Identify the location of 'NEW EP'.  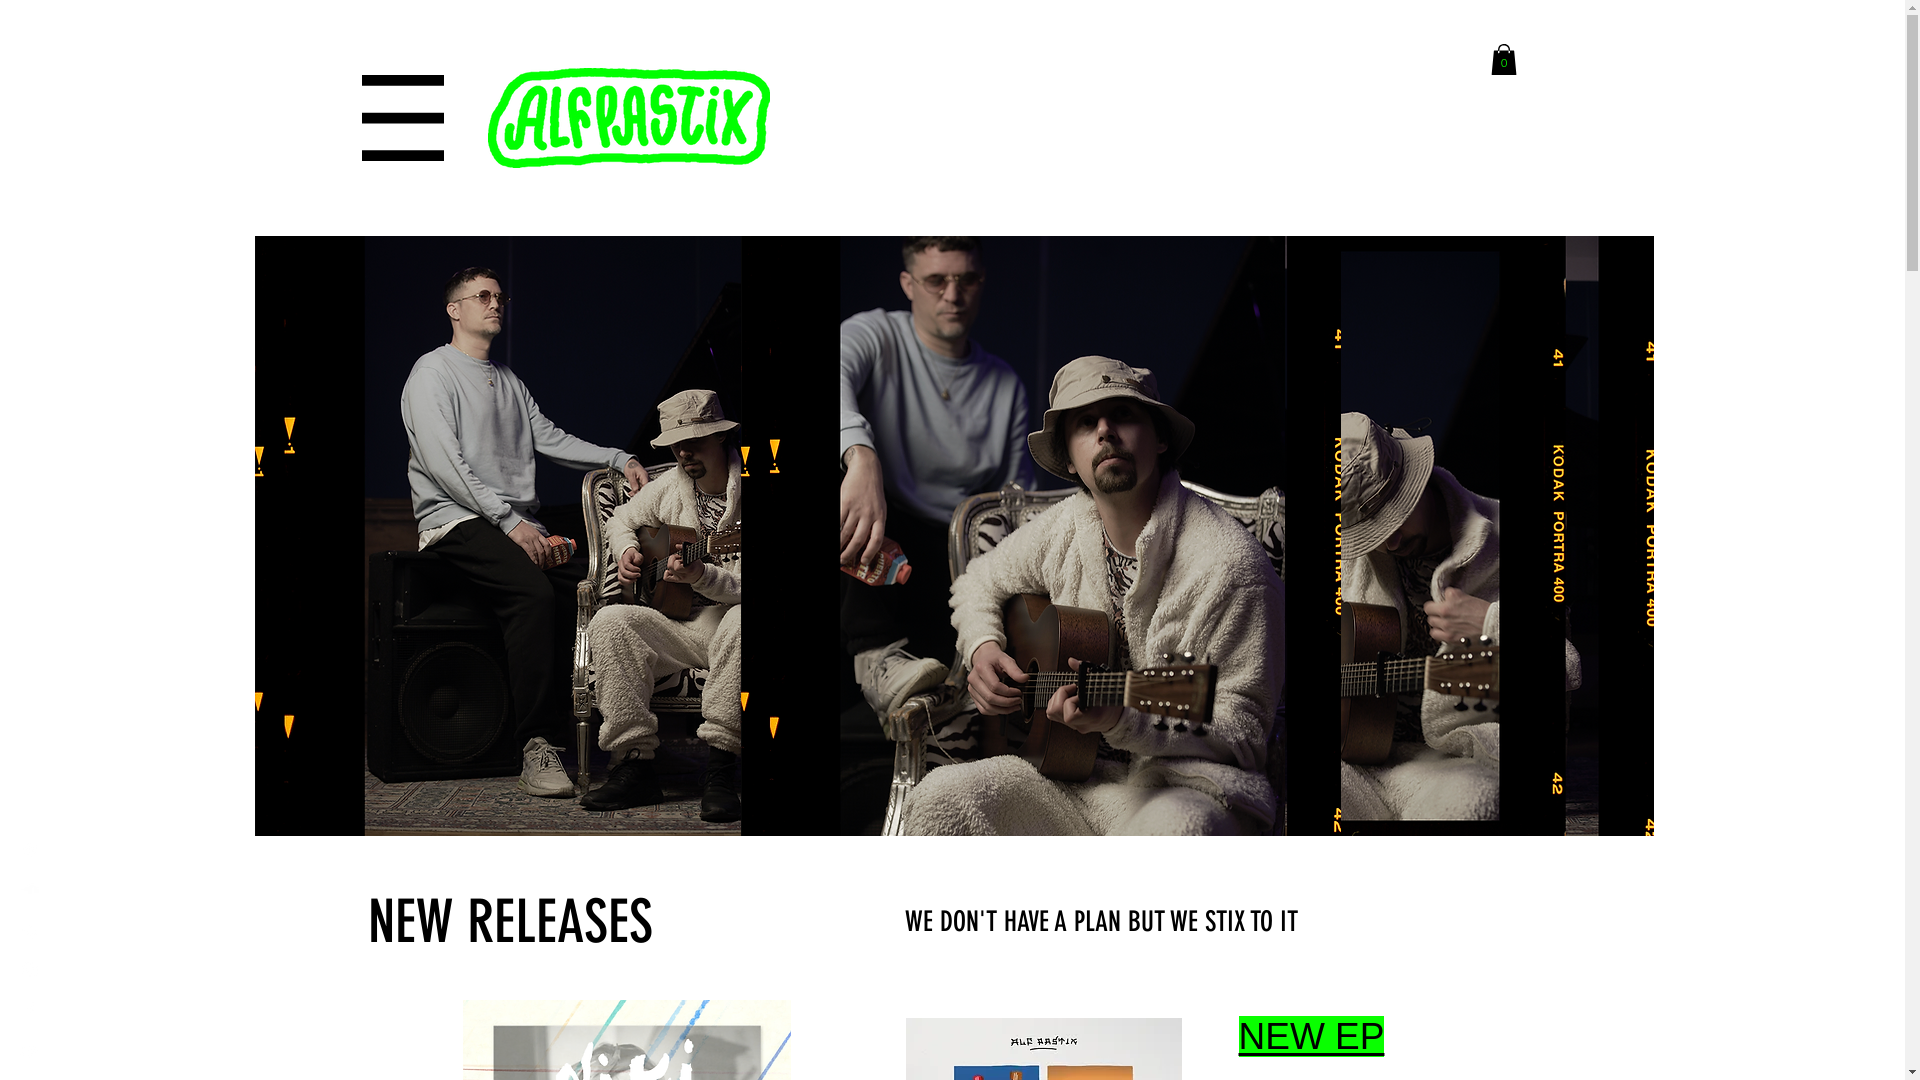
(1310, 1035).